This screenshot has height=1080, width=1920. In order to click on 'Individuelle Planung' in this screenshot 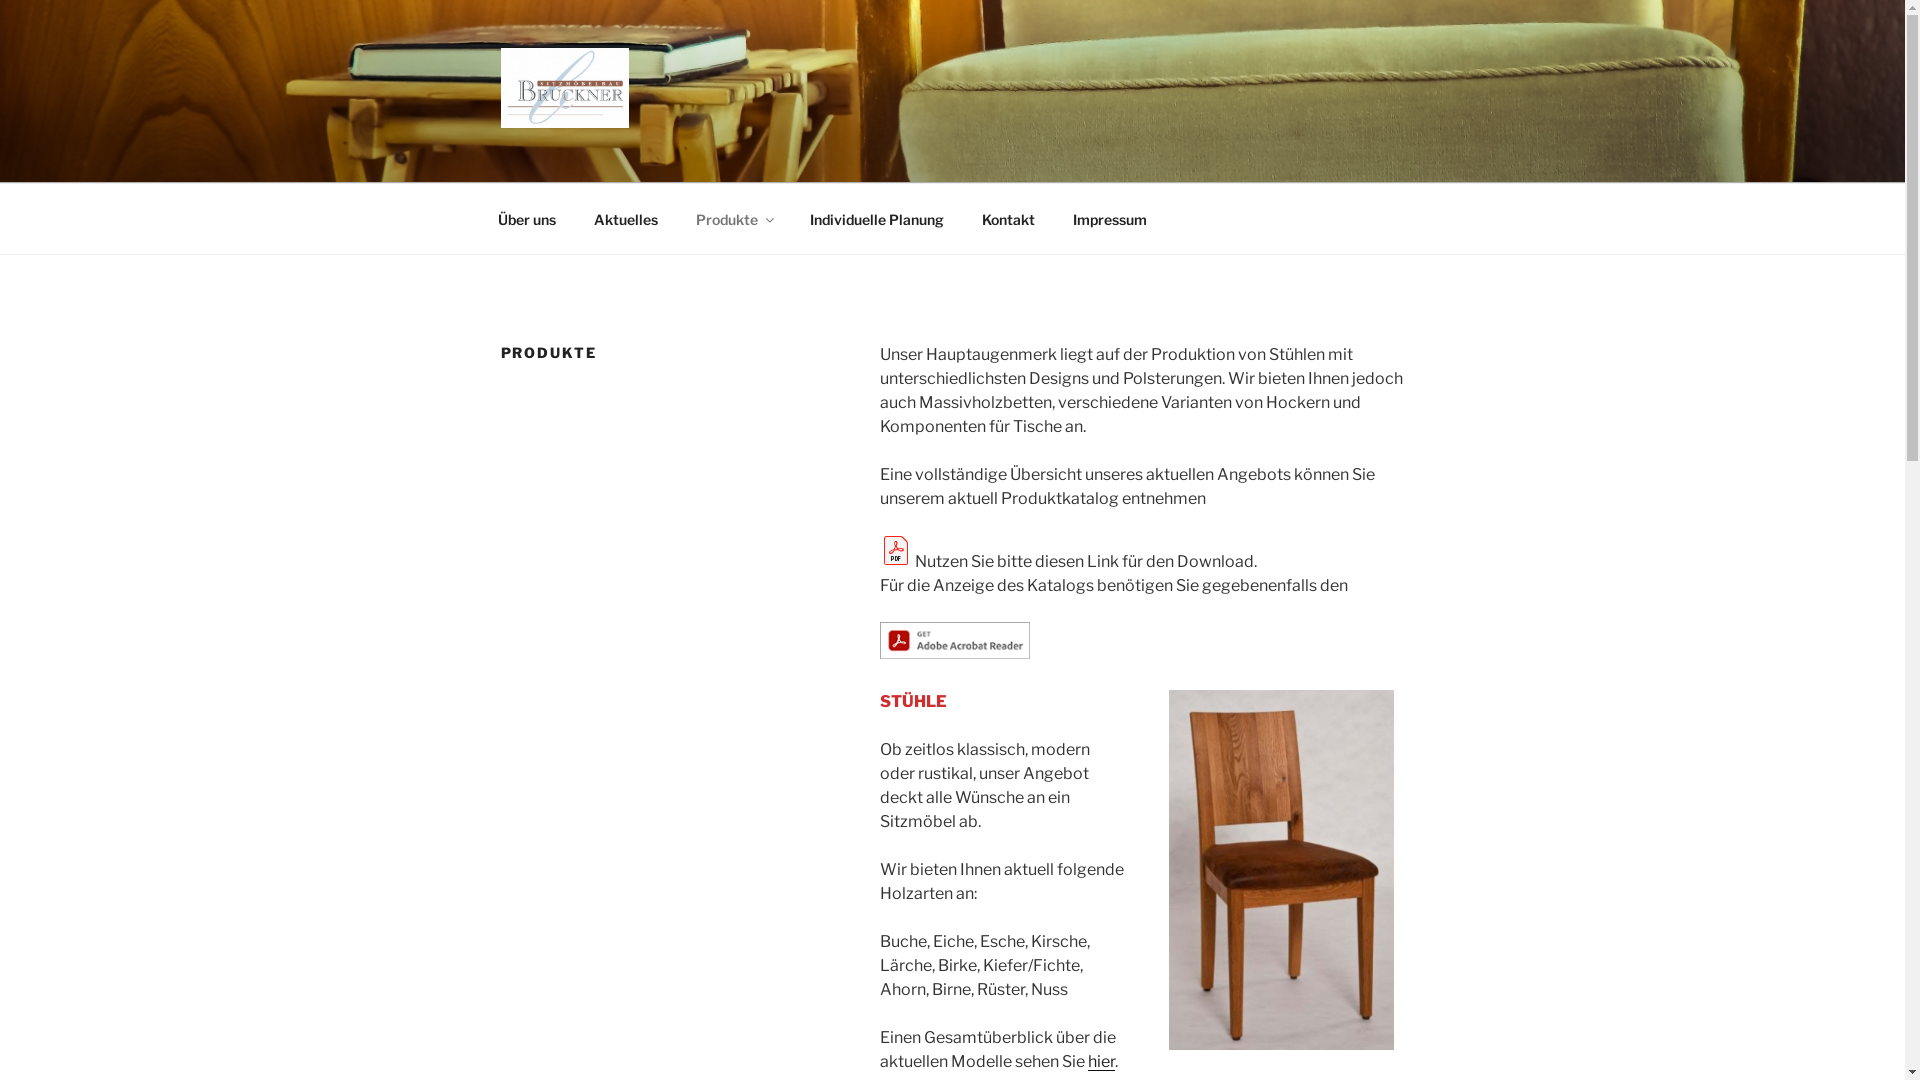, I will do `click(876, 218)`.